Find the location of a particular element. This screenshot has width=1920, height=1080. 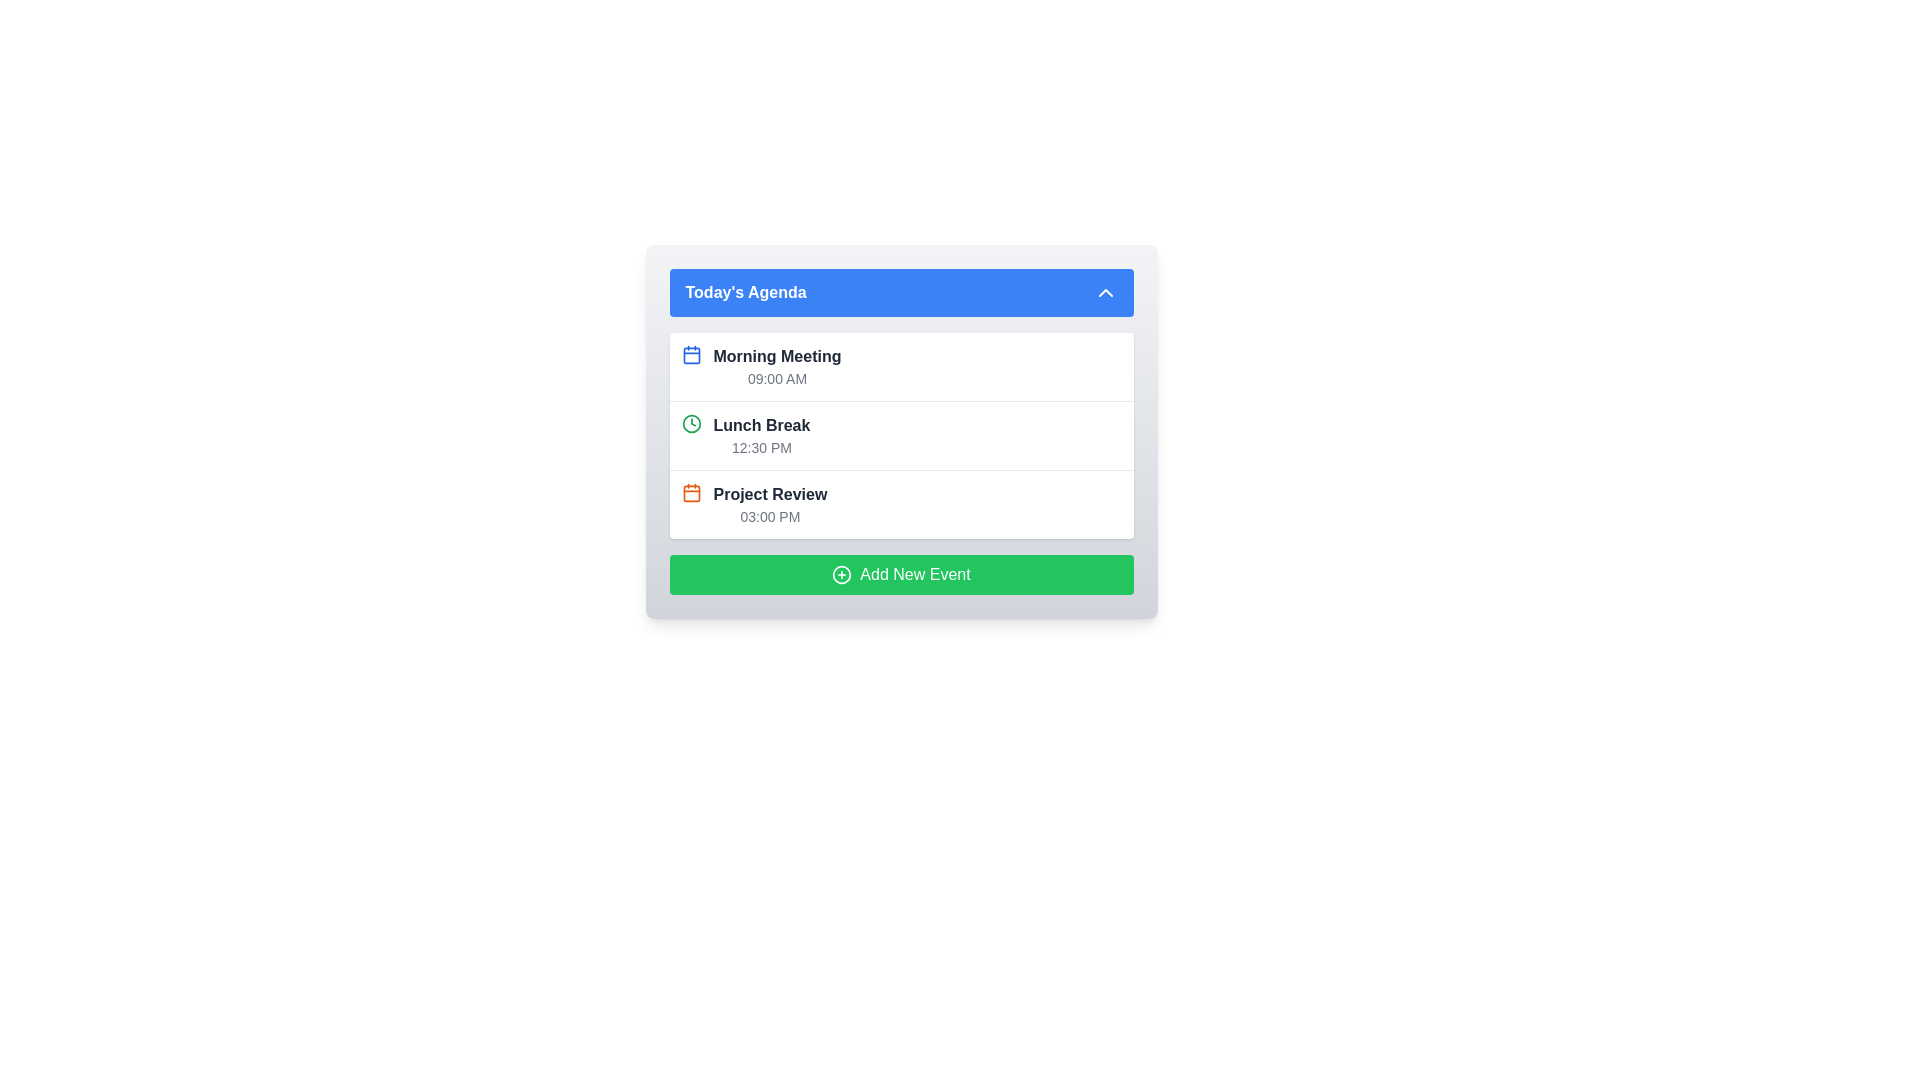

the 'Morning Meeting' text label, which is styled in bold, dark gray font and is the first line of the first item in 'Today's Agenda' is located at coordinates (776, 356).